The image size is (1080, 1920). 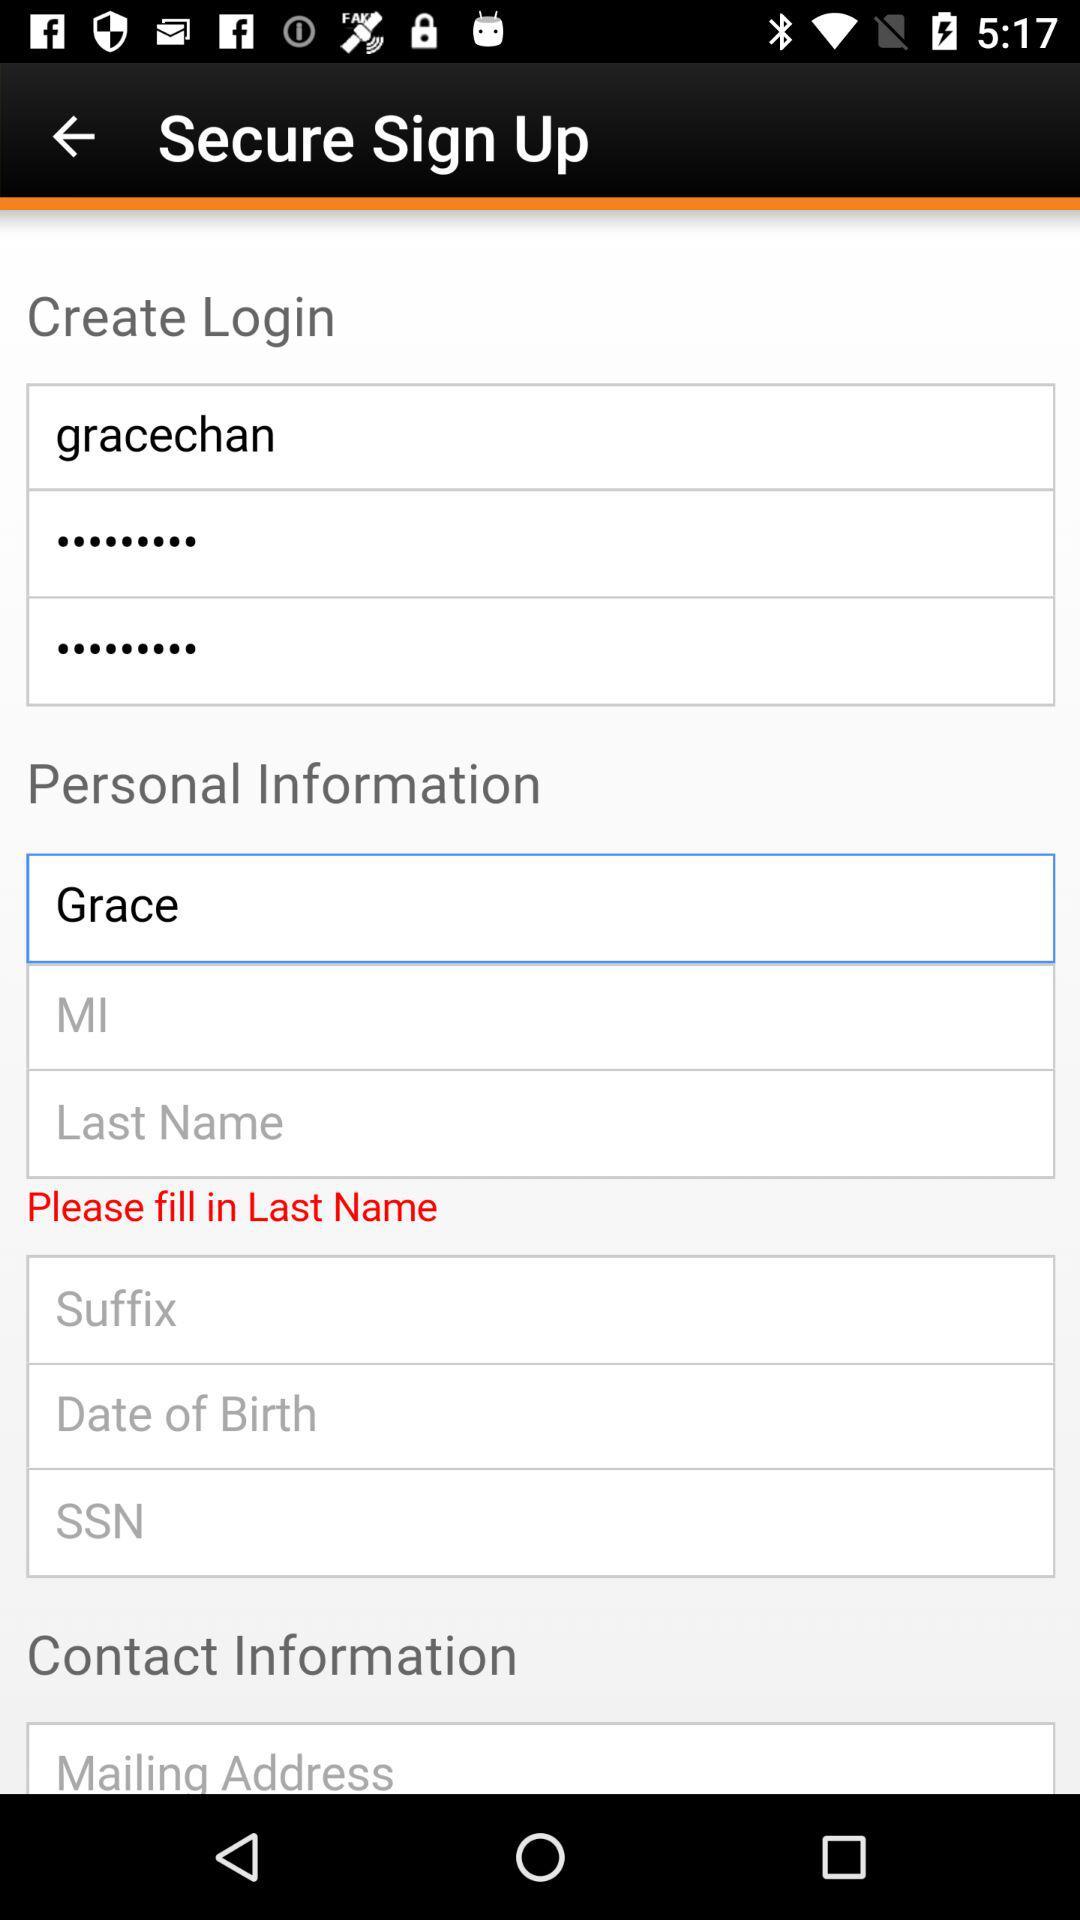 What do you see at coordinates (540, 1002) in the screenshot?
I see `login page` at bounding box center [540, 1002].